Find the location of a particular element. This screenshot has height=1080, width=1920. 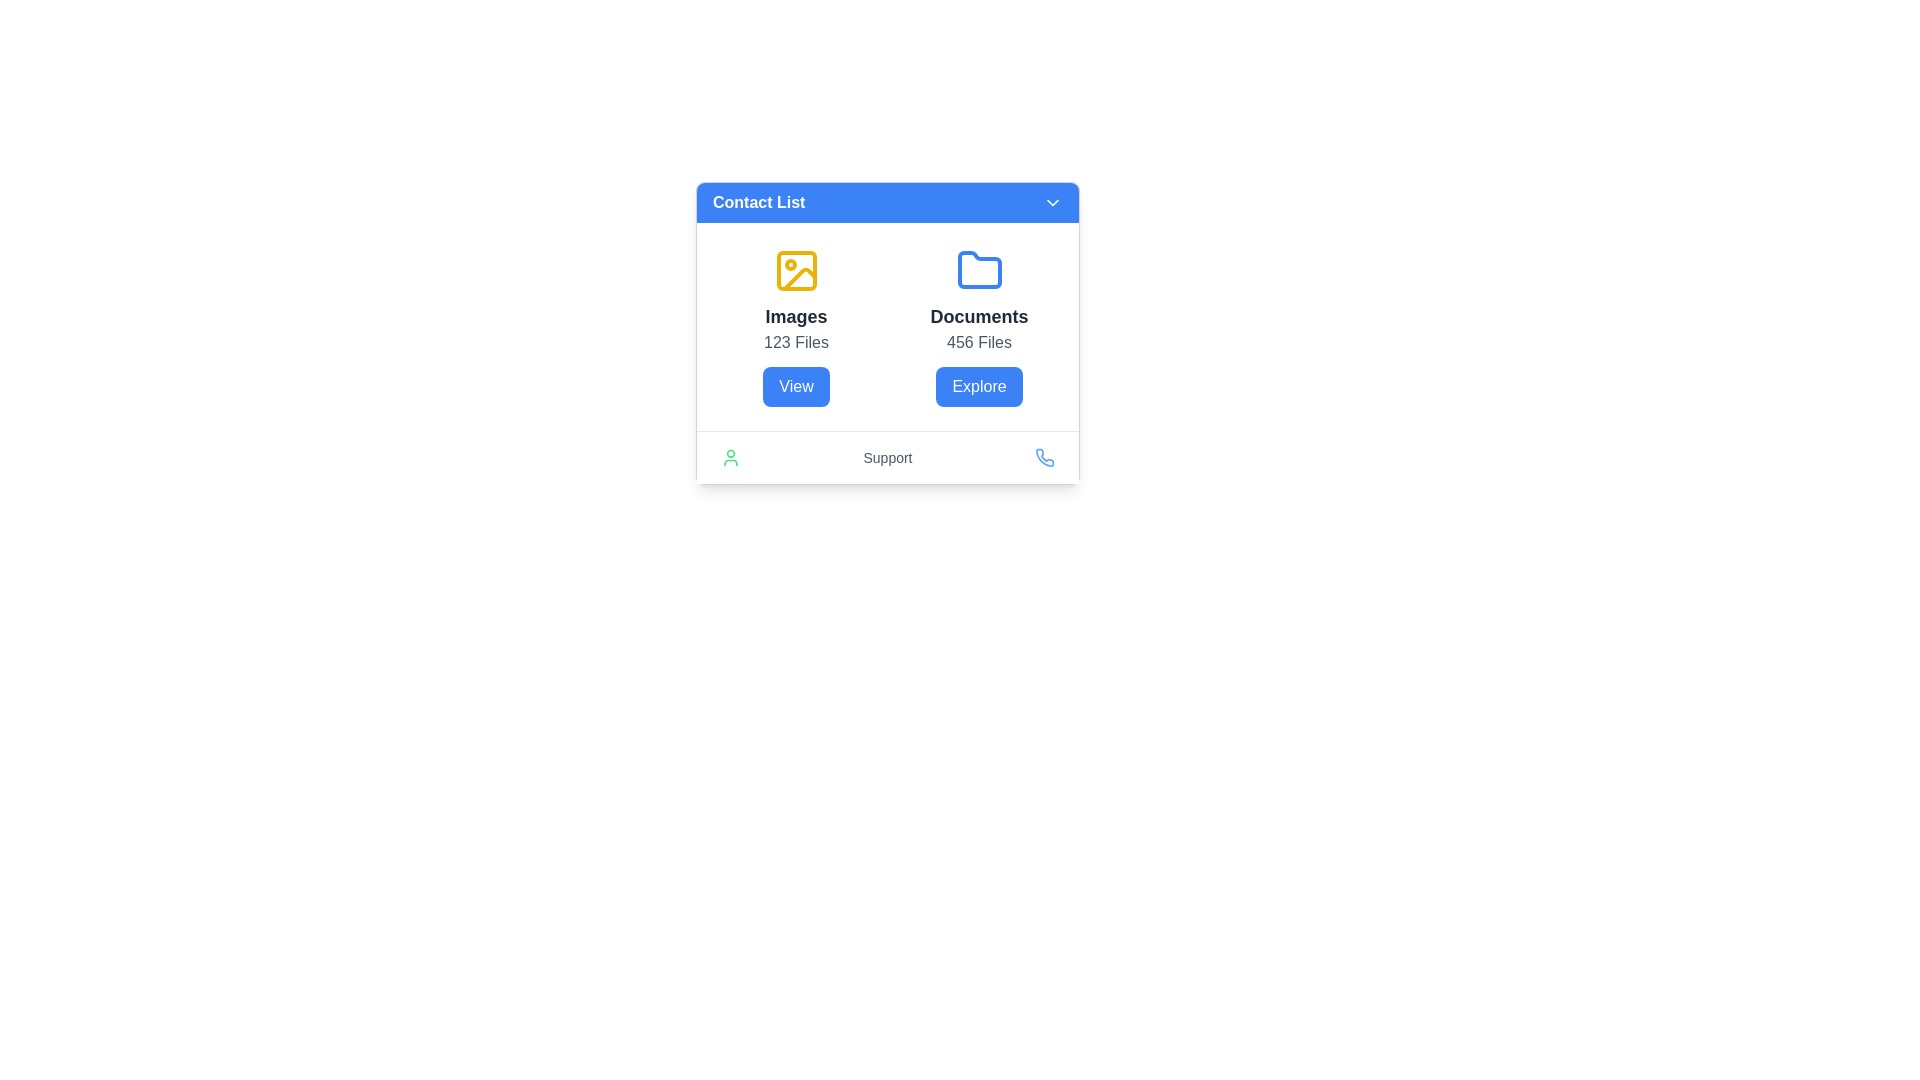

the rounded blue button labeled 'View' located in the lower section of the 'Images' sub-panel, directly below the text '123 Files' is located at coordinates (795, 386).